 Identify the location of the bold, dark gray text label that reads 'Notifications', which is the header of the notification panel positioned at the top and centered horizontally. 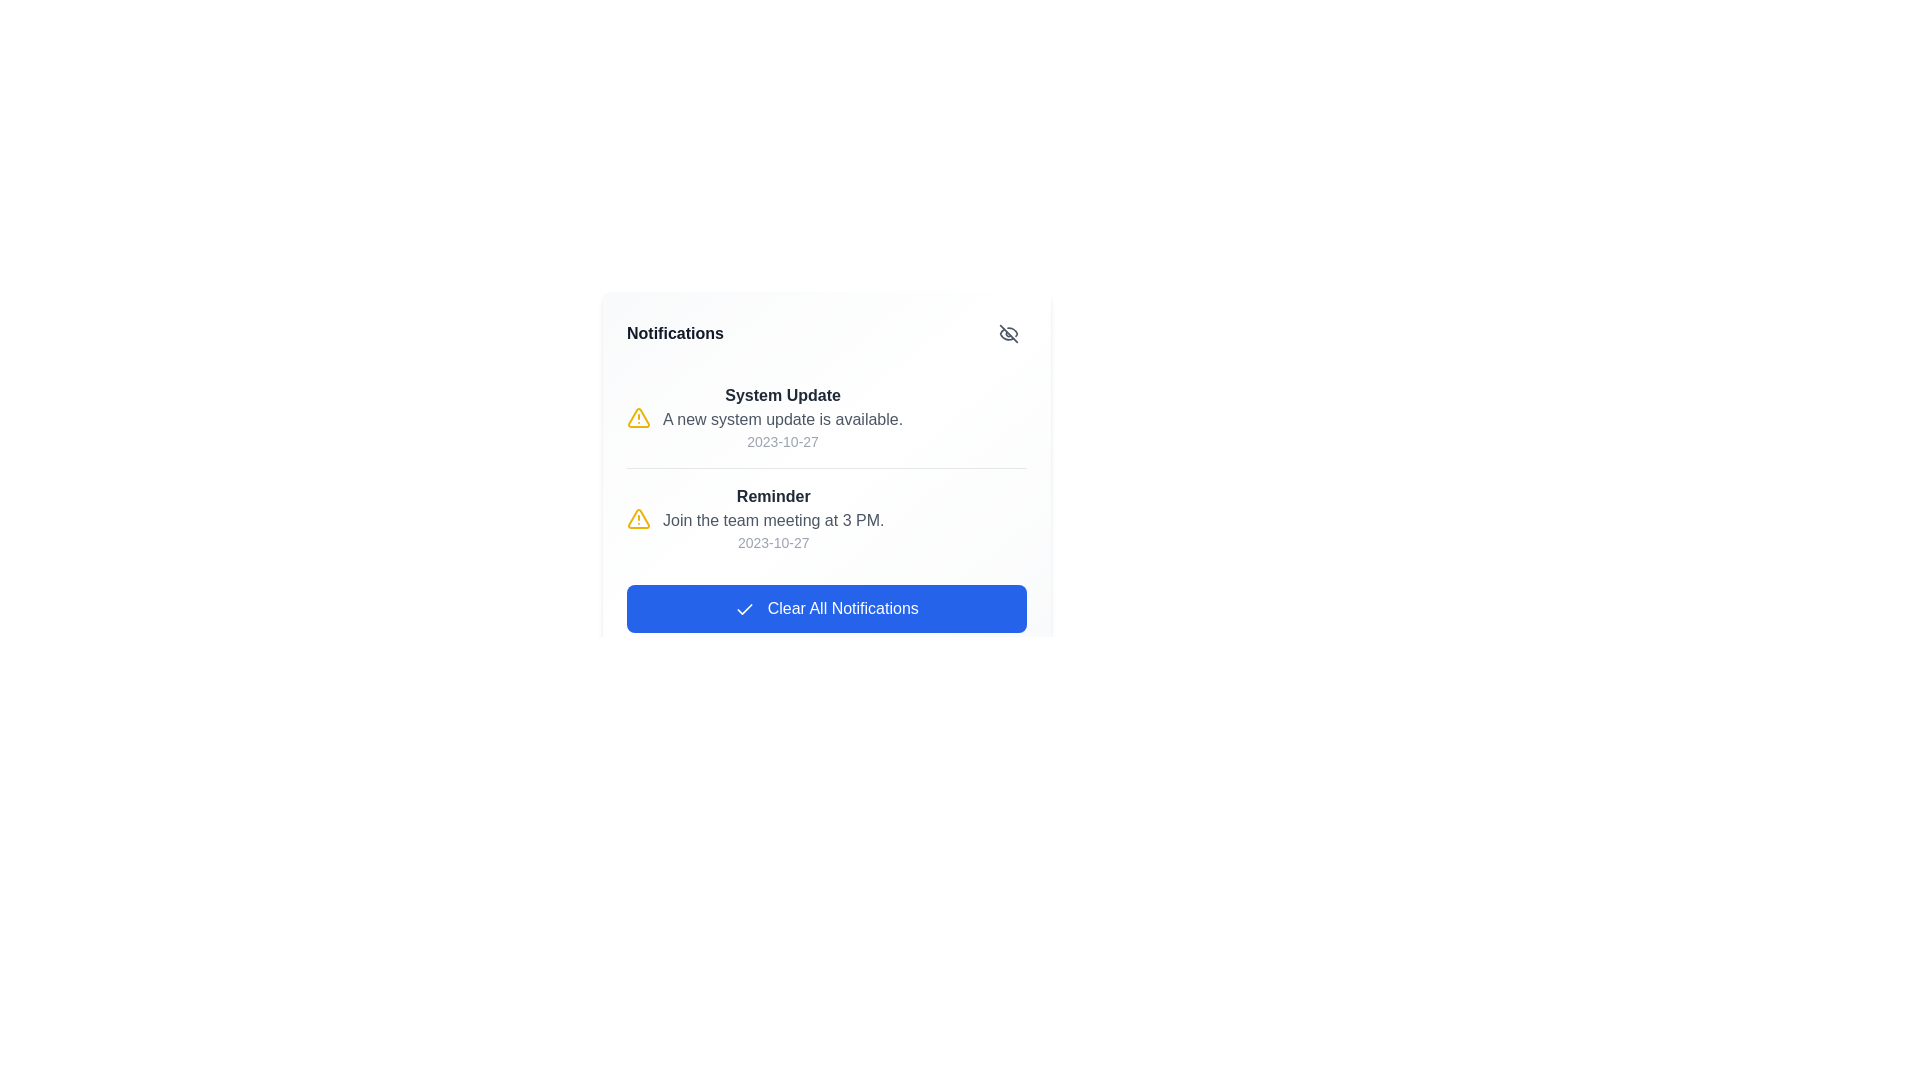
(675, 333).